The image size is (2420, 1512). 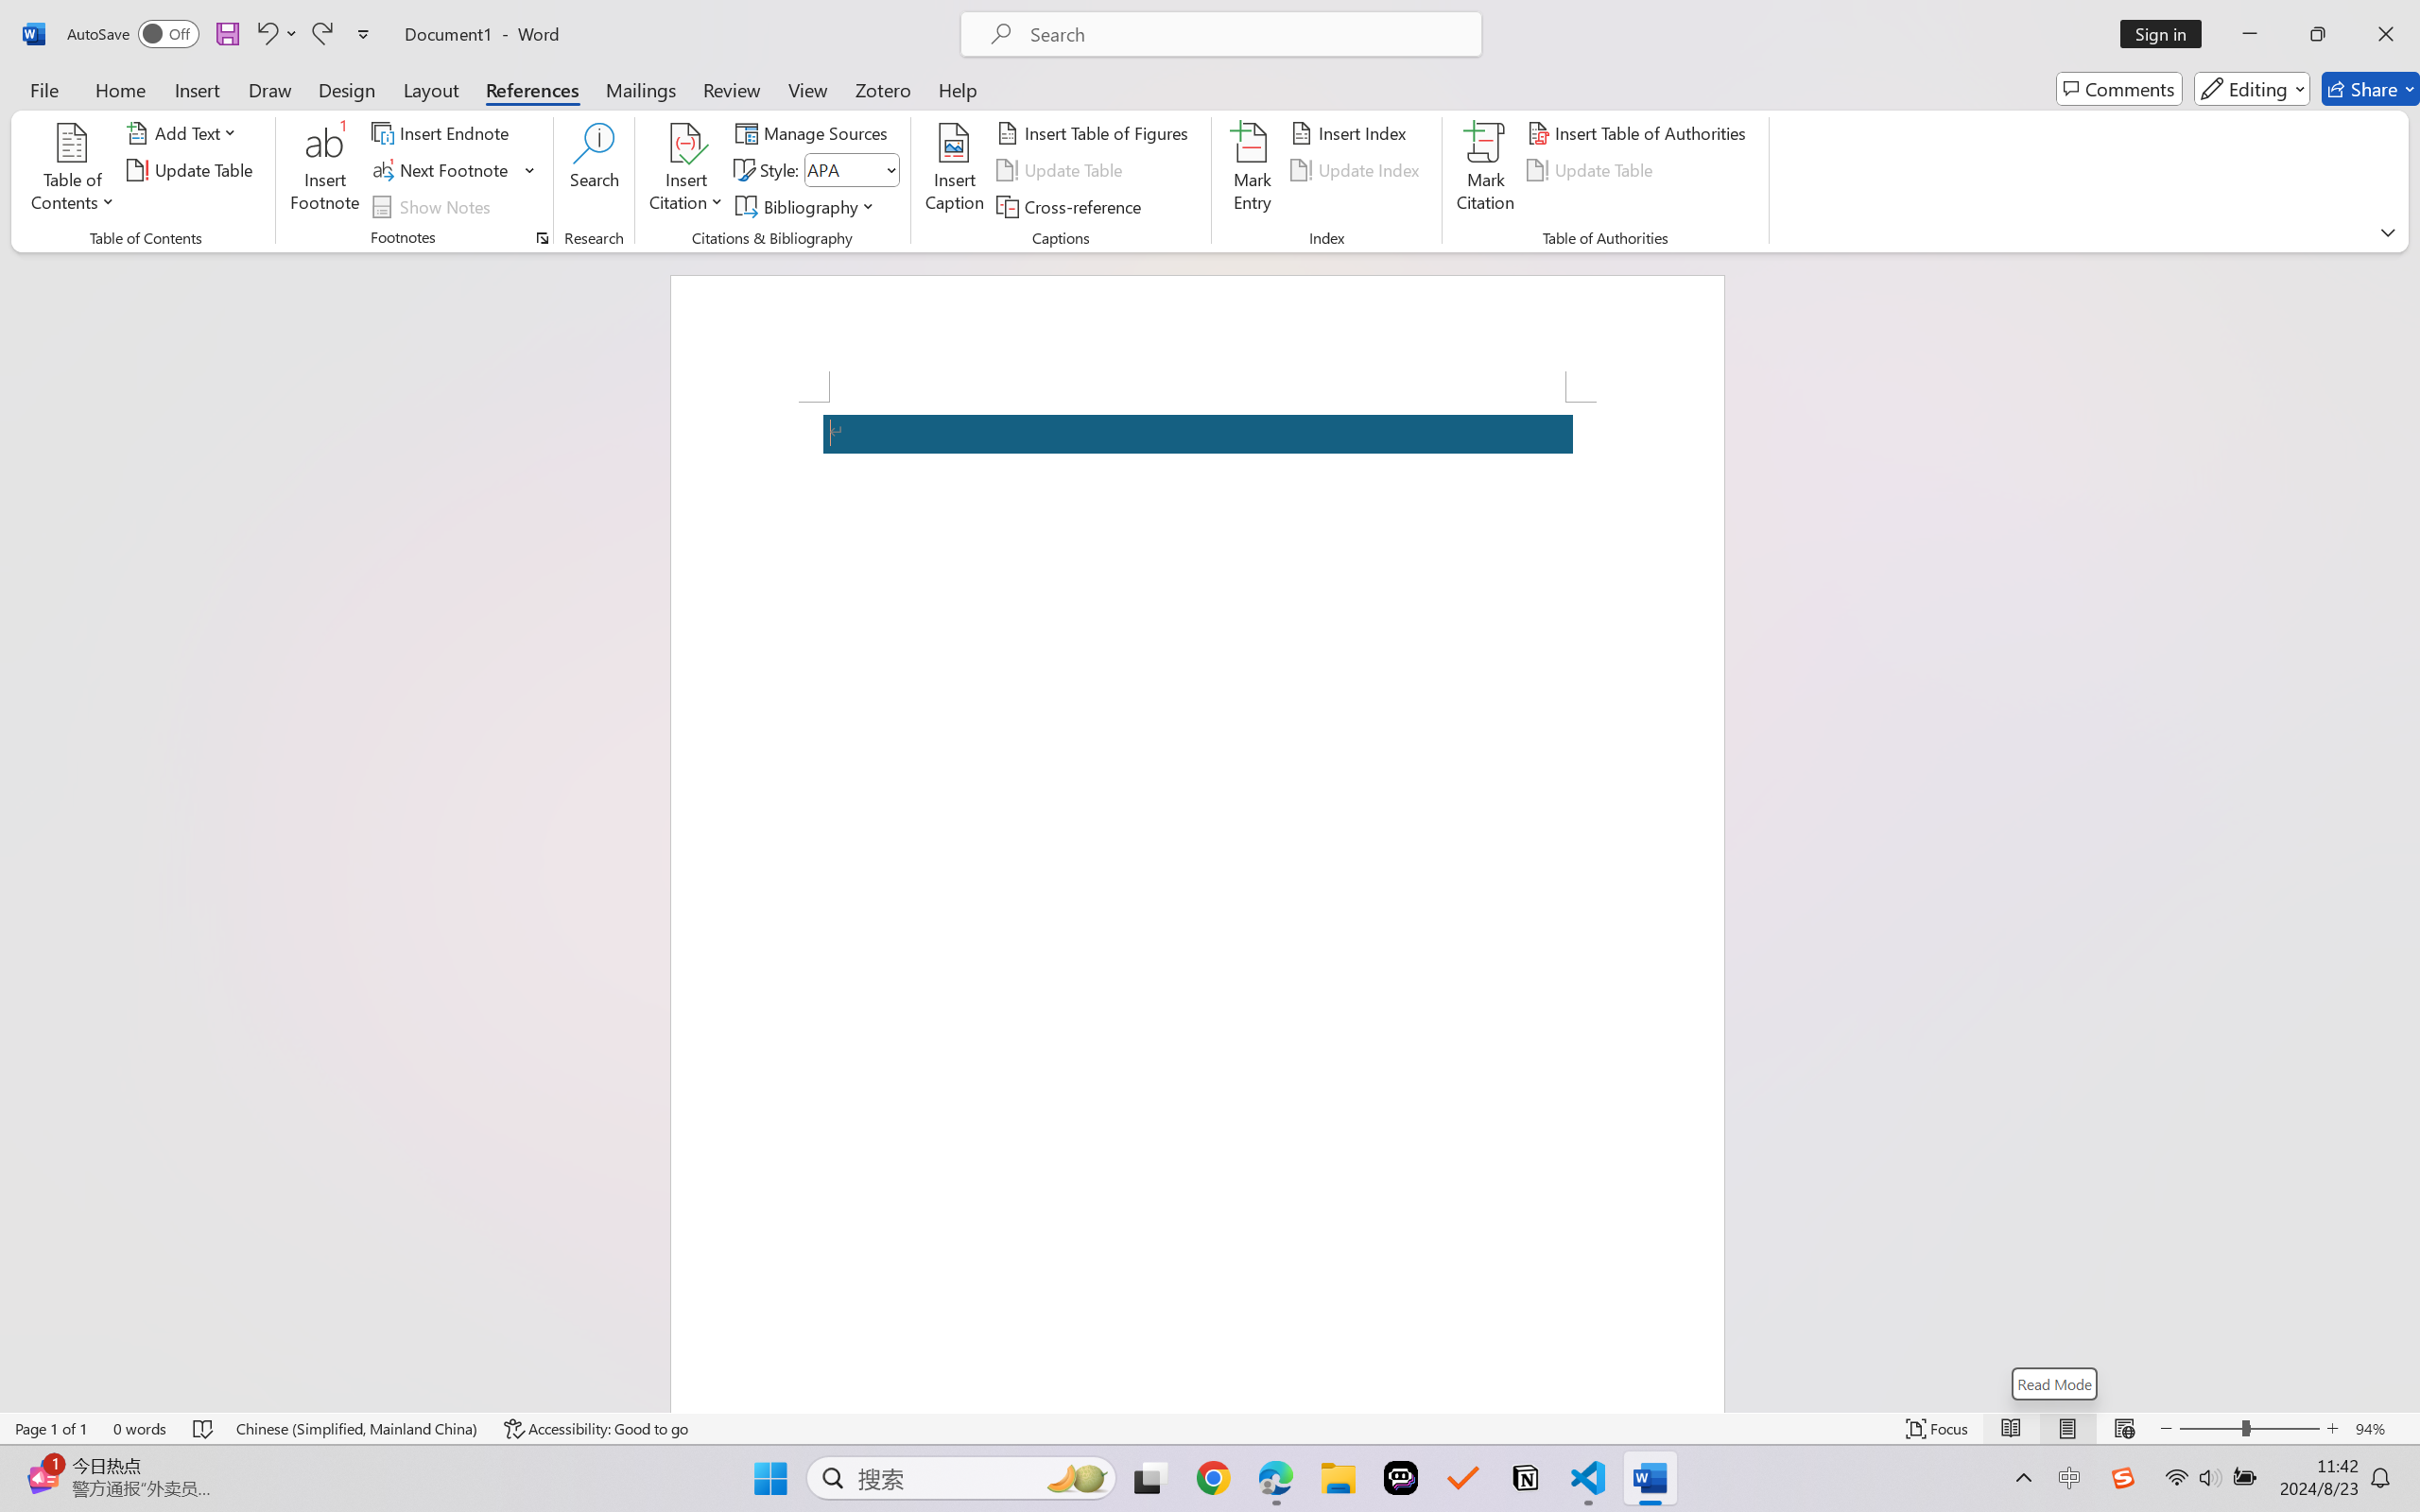 I want to click on 'Style', so click(x=843, y=168).